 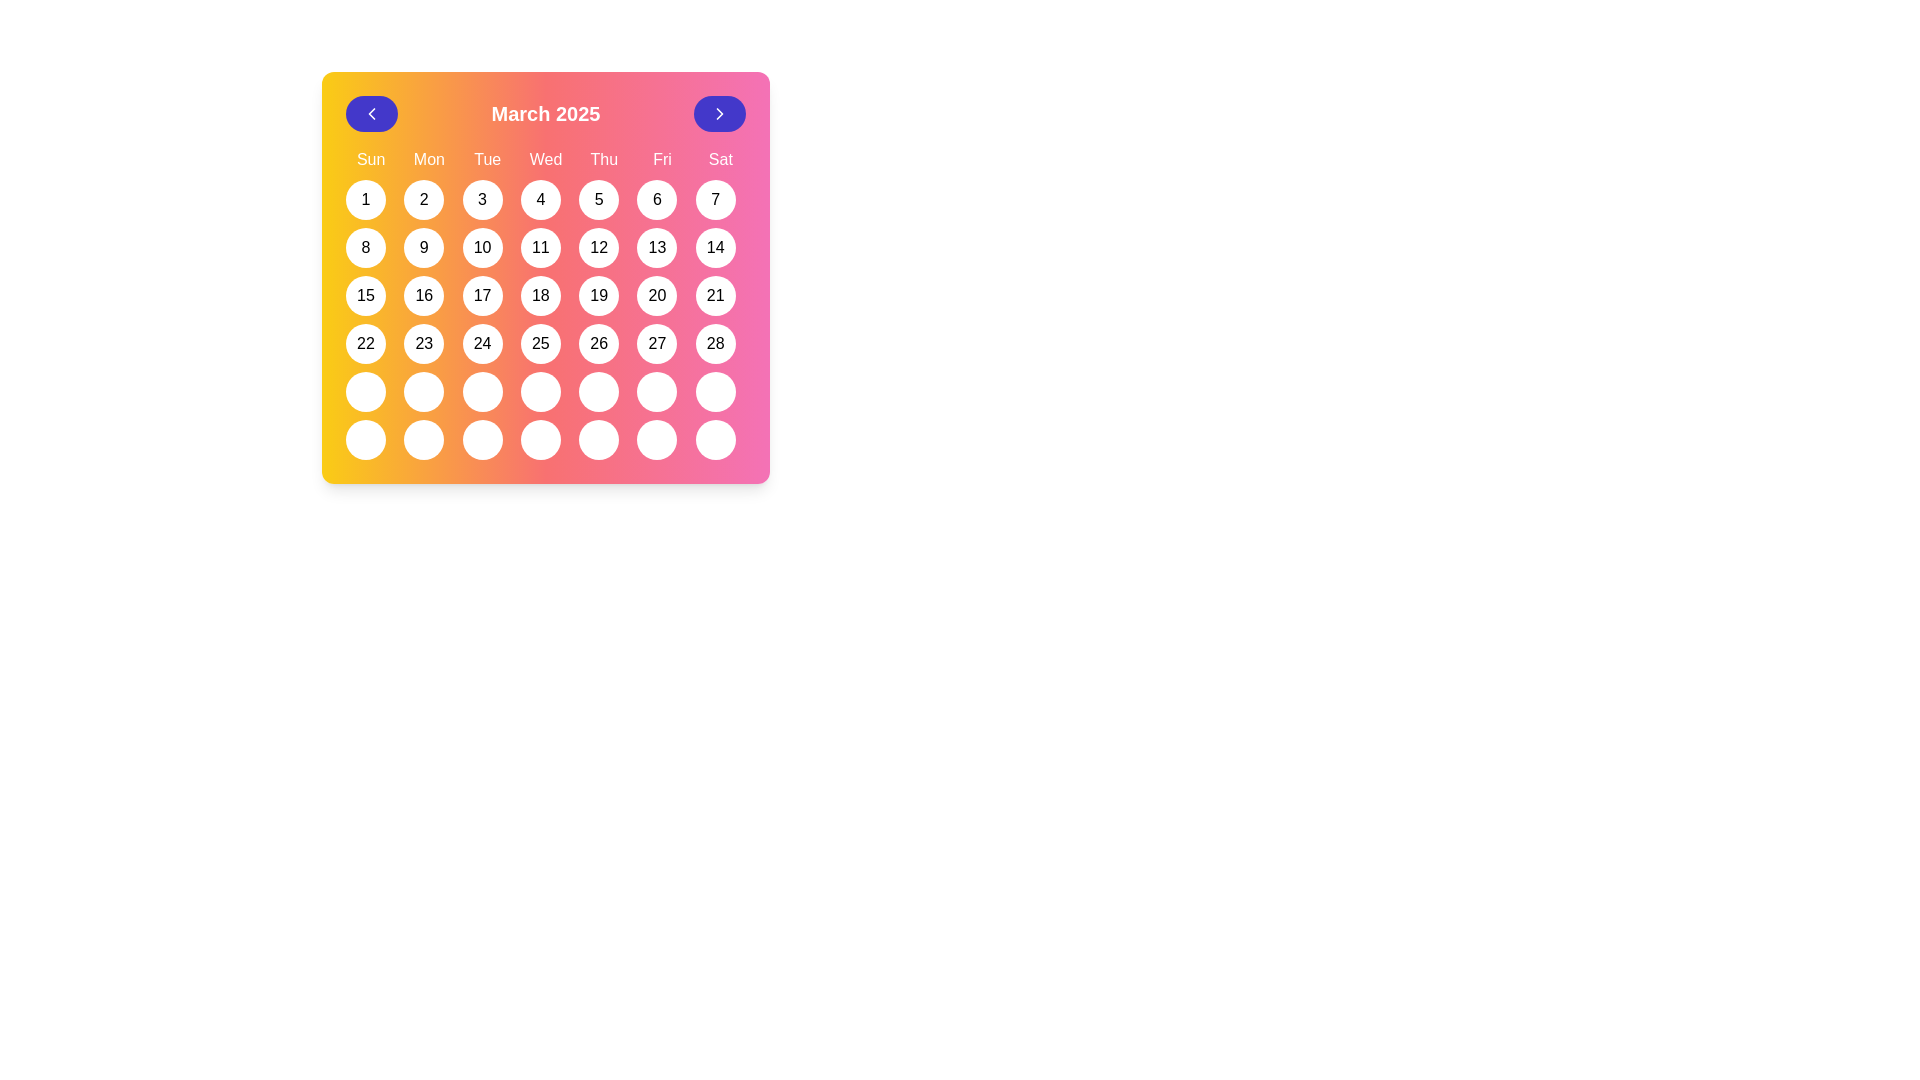 What do you see at coordinates (371, 158) in the screenshot?
I see `the Text Label displaying 'Sun', which is the first item in the horizontal sequence of day labels in the calendar, located at the top-left corner` at bounding box center [371, 158].